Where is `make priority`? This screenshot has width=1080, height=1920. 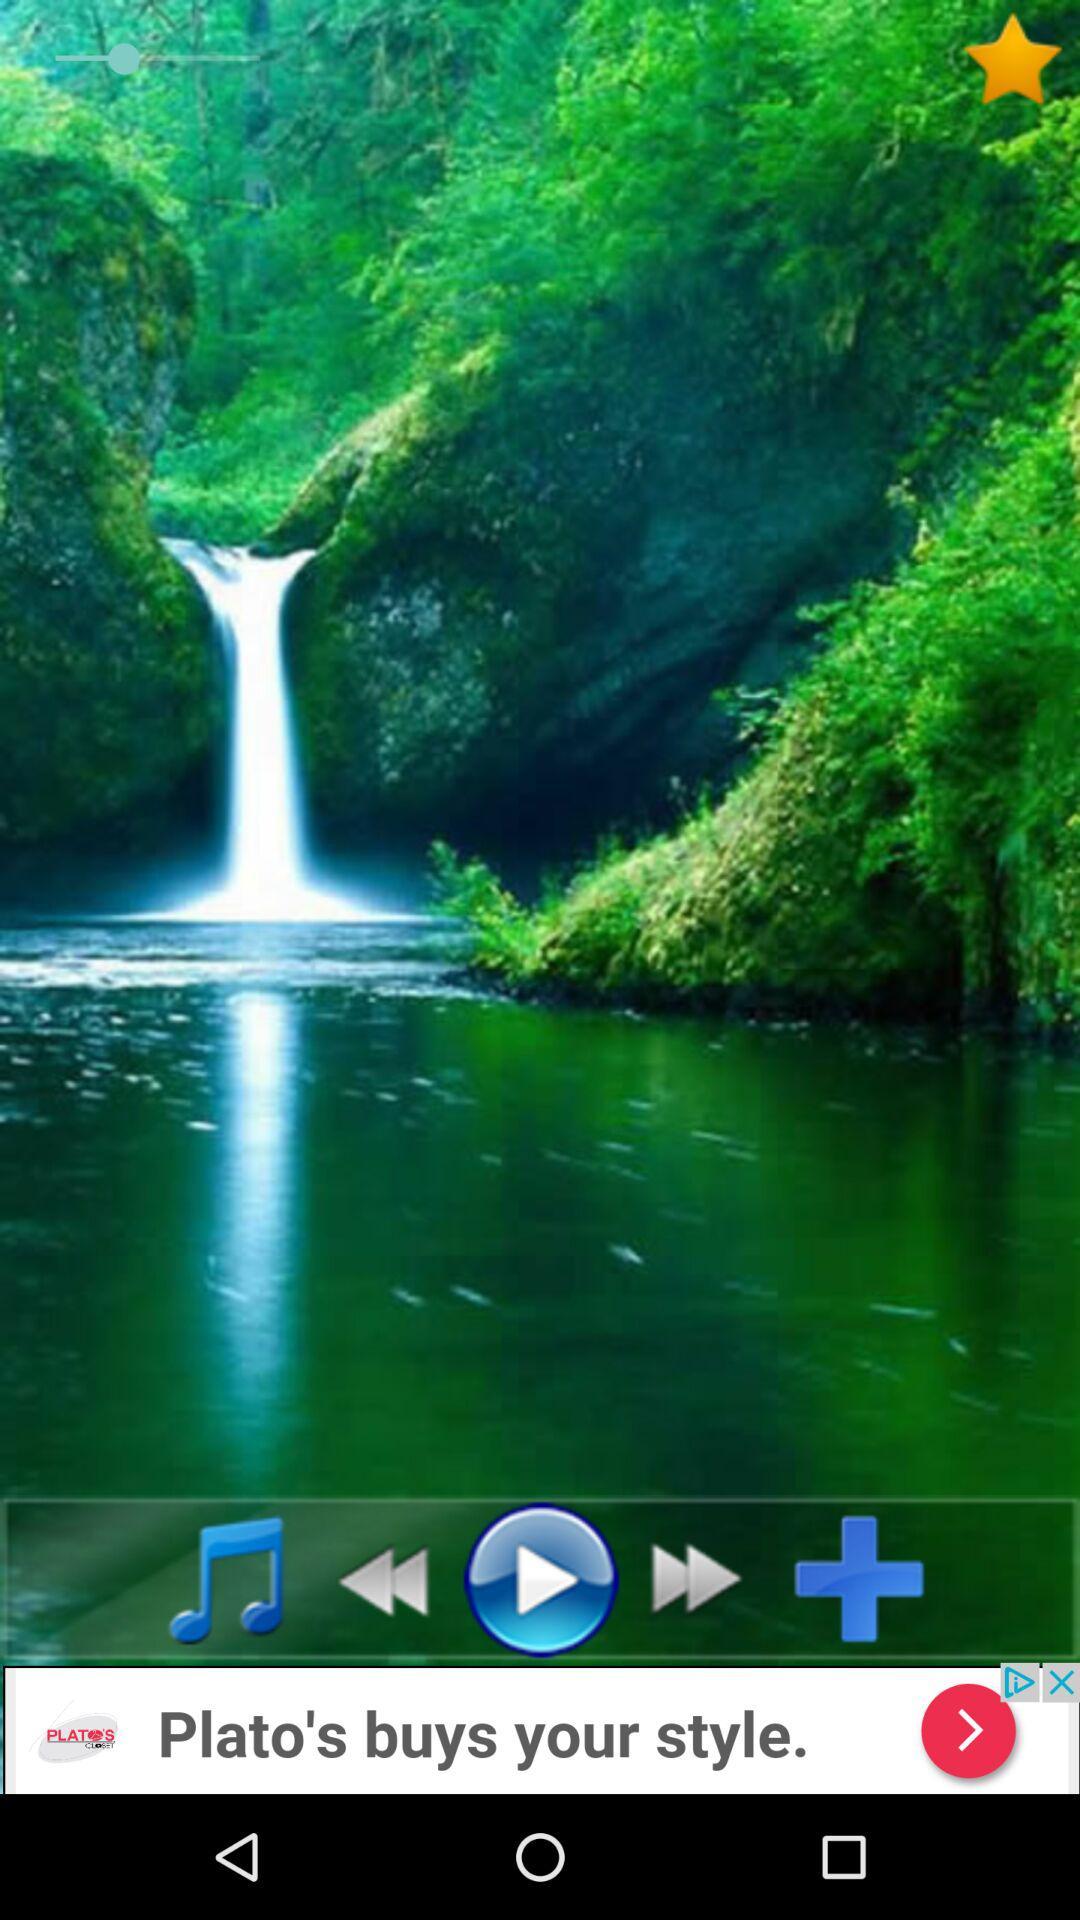 make priority is located at coordinates (1020, 59).